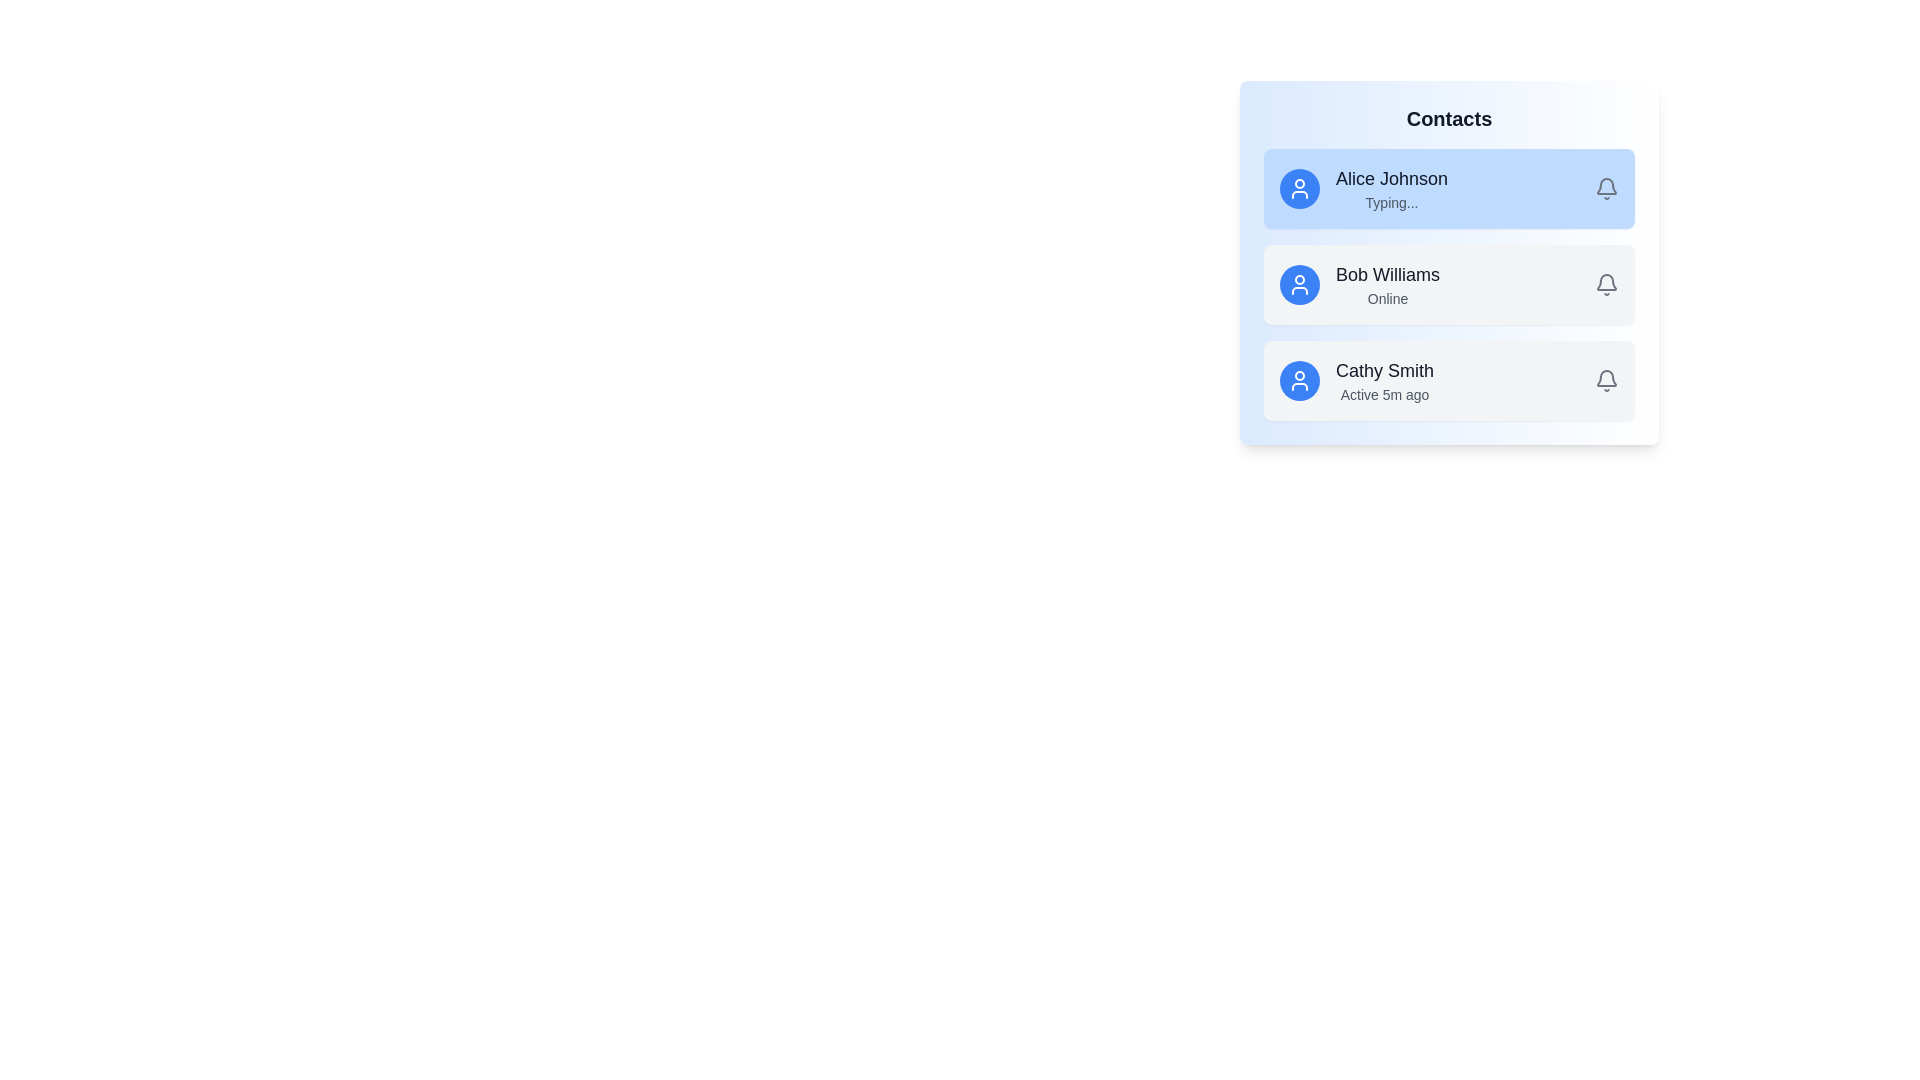  I want to click on the avatar icon representing the user 'Alice Johnson', located in the Contacts panel, positioned to the left of the text 'Alice Johnson', so click(1300, 189).